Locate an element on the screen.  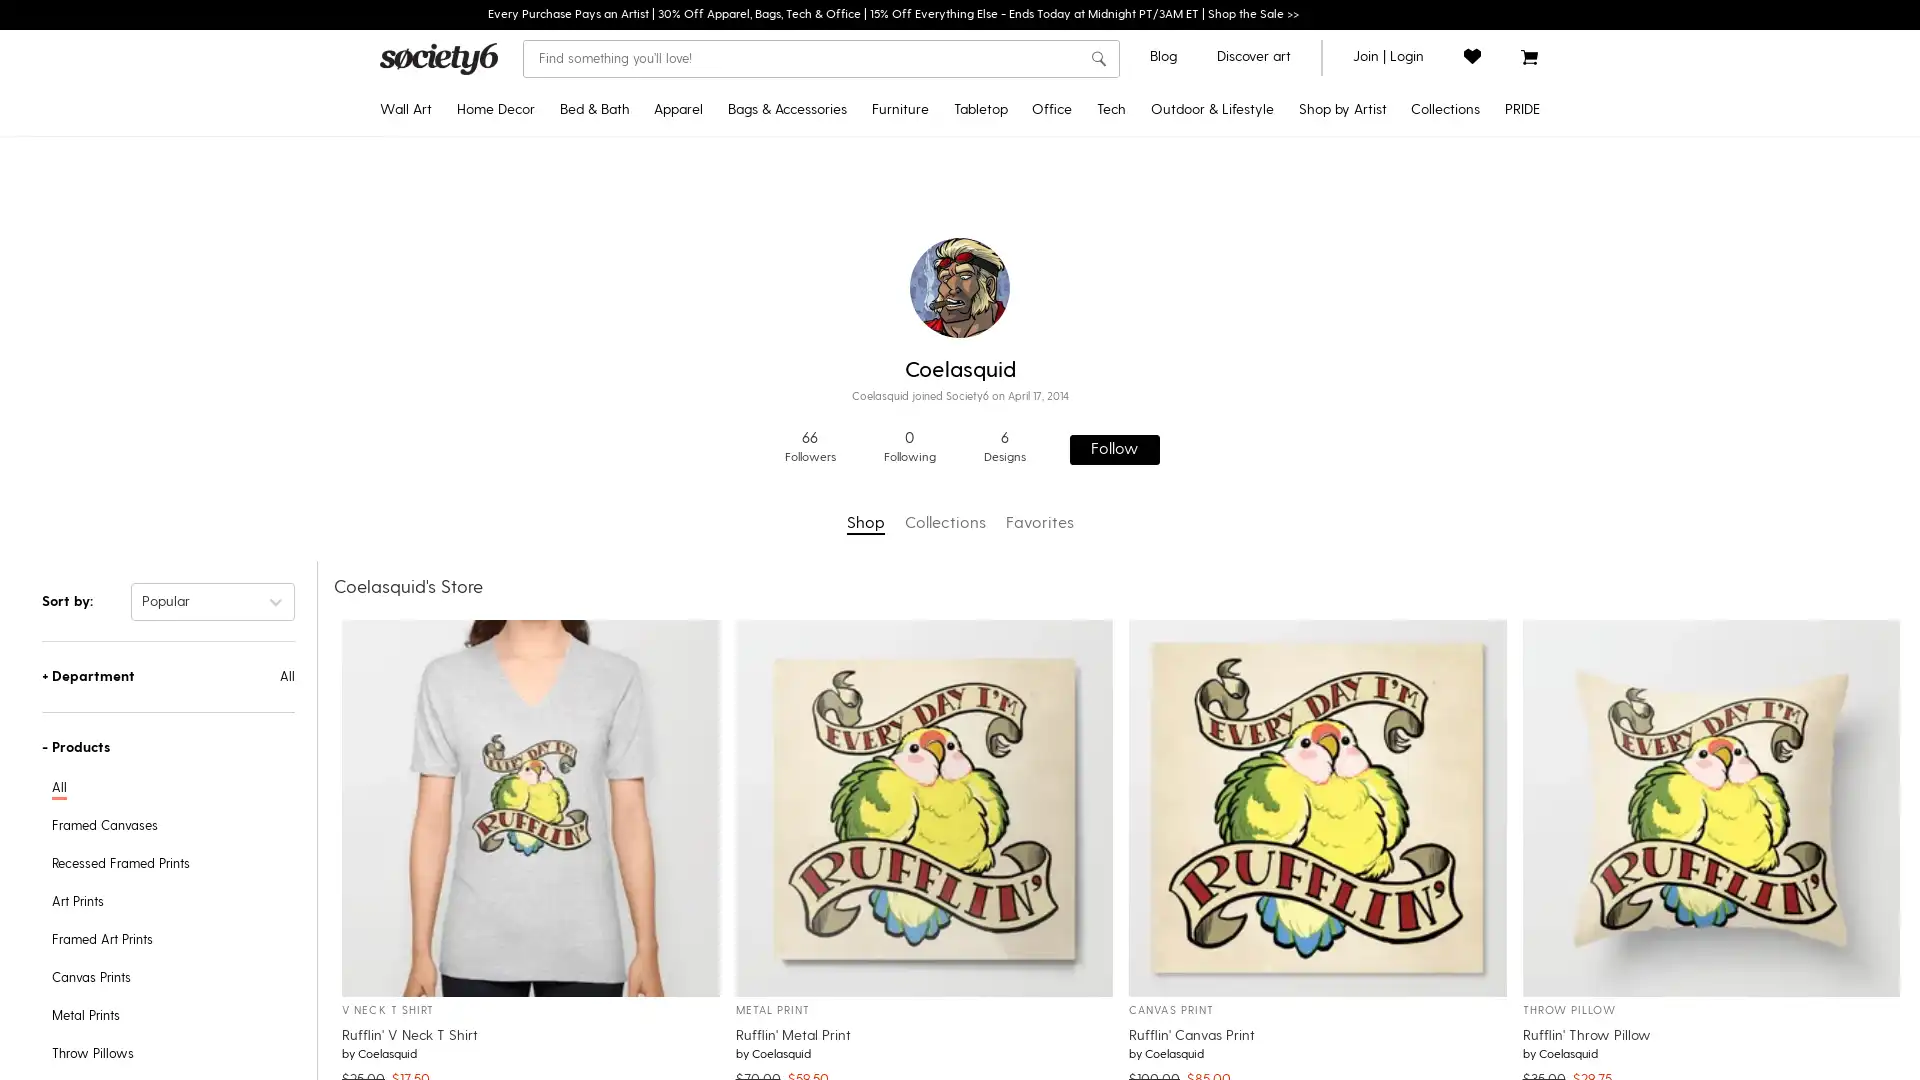
Folding Stools is located at coordinates (1238, 547).